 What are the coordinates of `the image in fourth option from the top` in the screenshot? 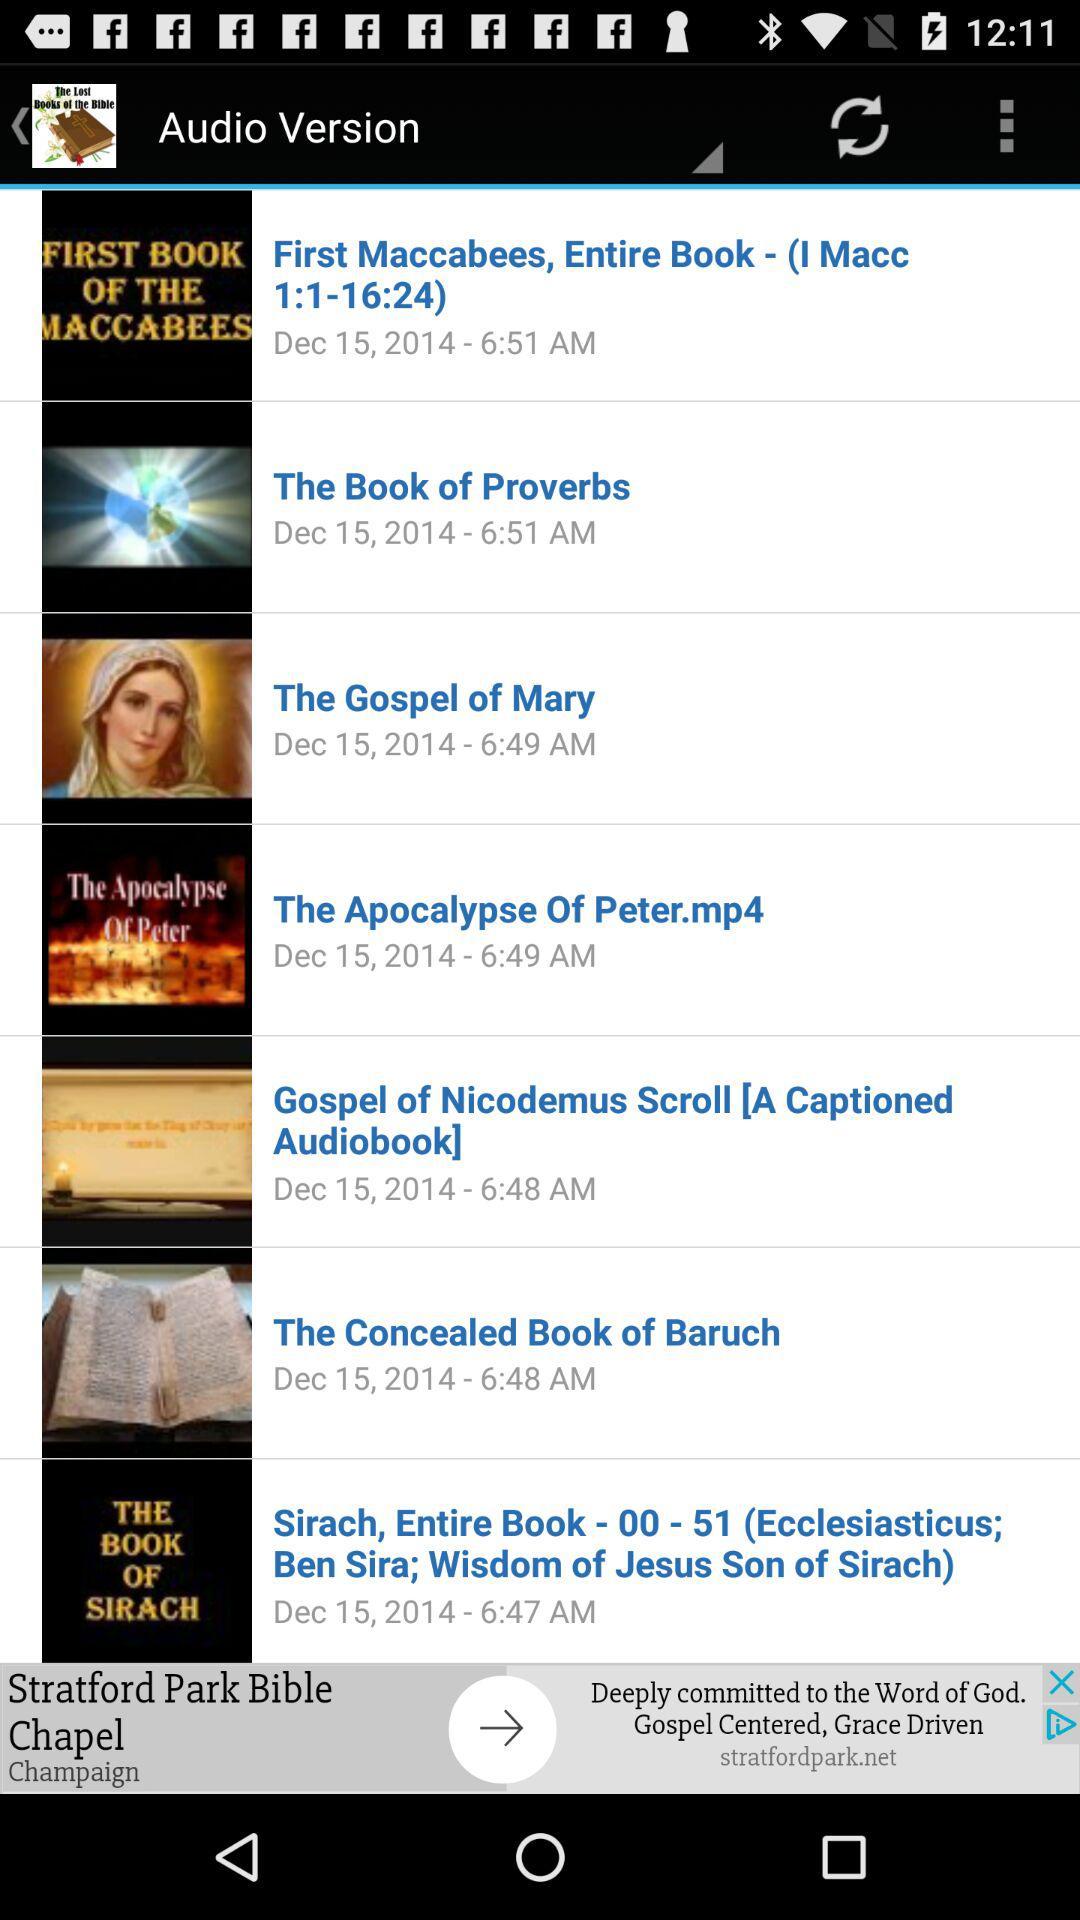 It's located at (145, 929).